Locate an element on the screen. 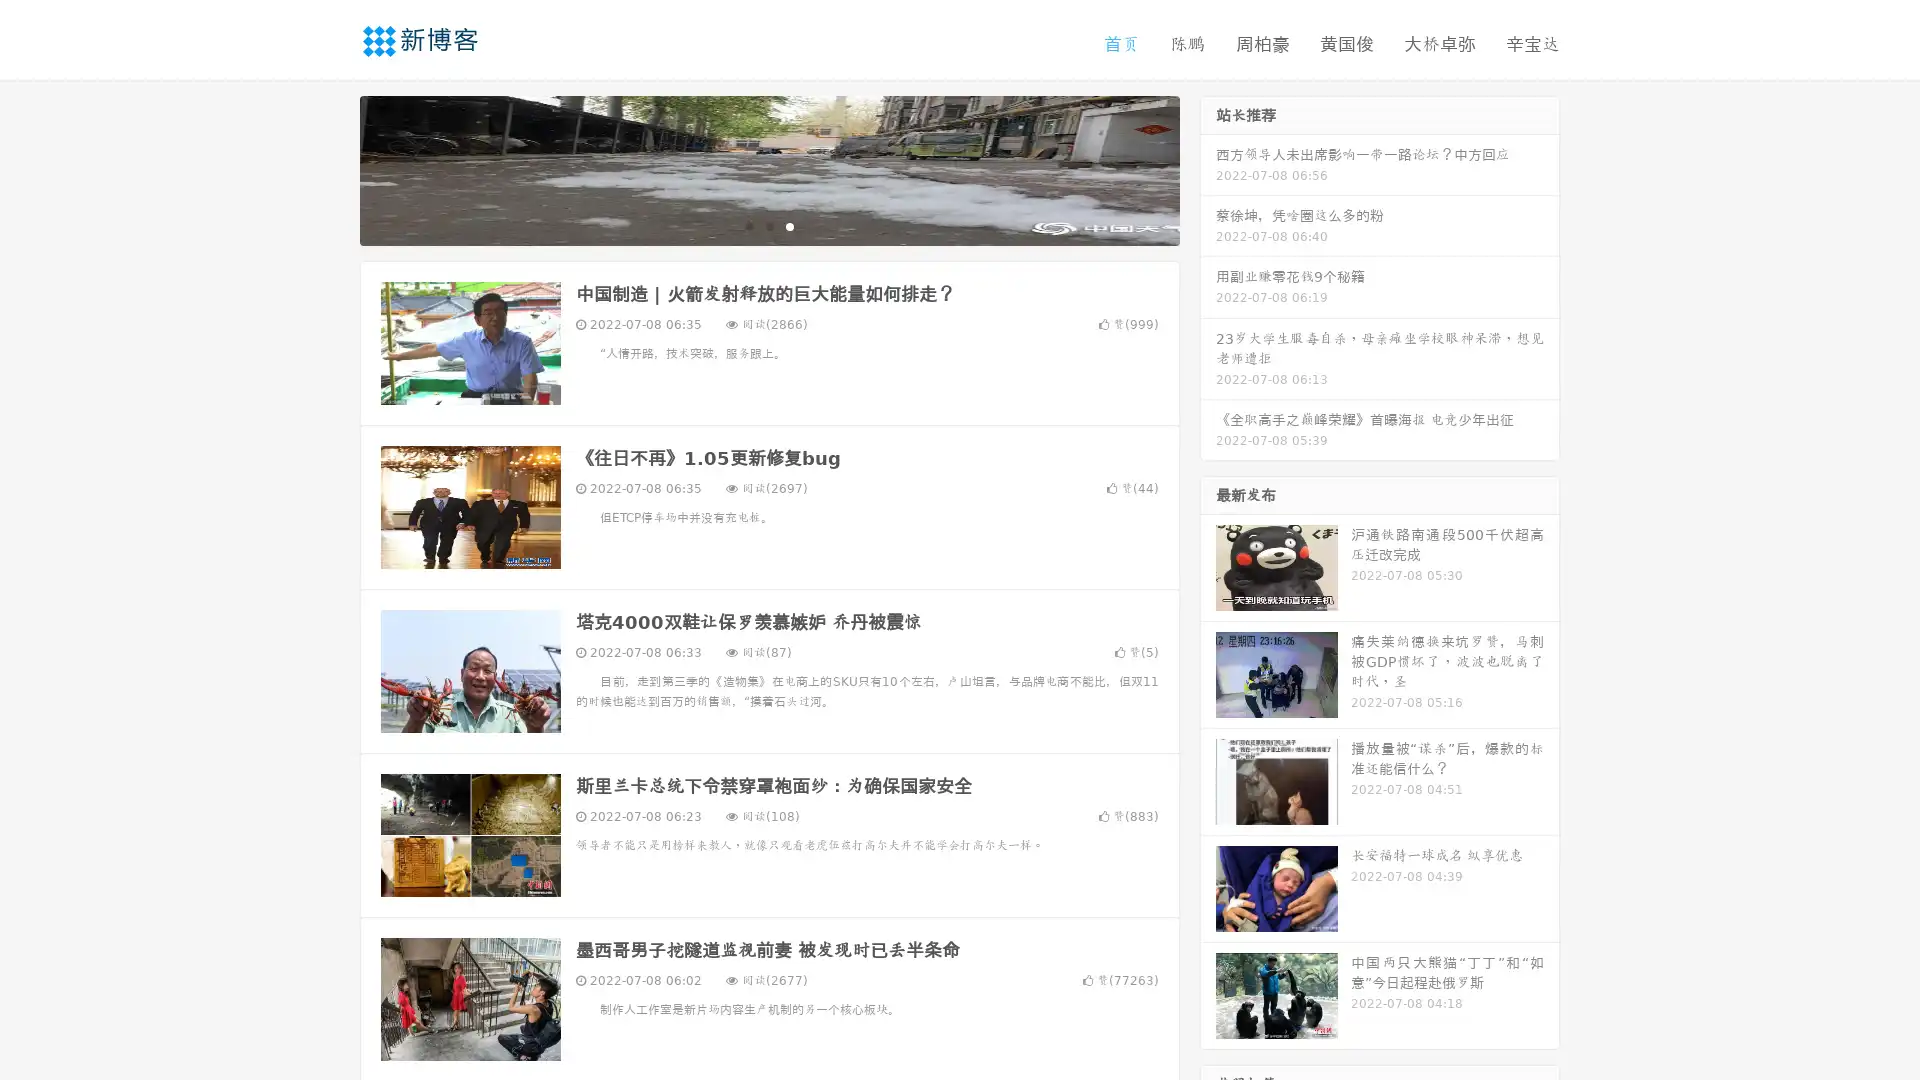 This screenshot has height=1080, width=1920. Next slide is located at coordinates (1208, 168).